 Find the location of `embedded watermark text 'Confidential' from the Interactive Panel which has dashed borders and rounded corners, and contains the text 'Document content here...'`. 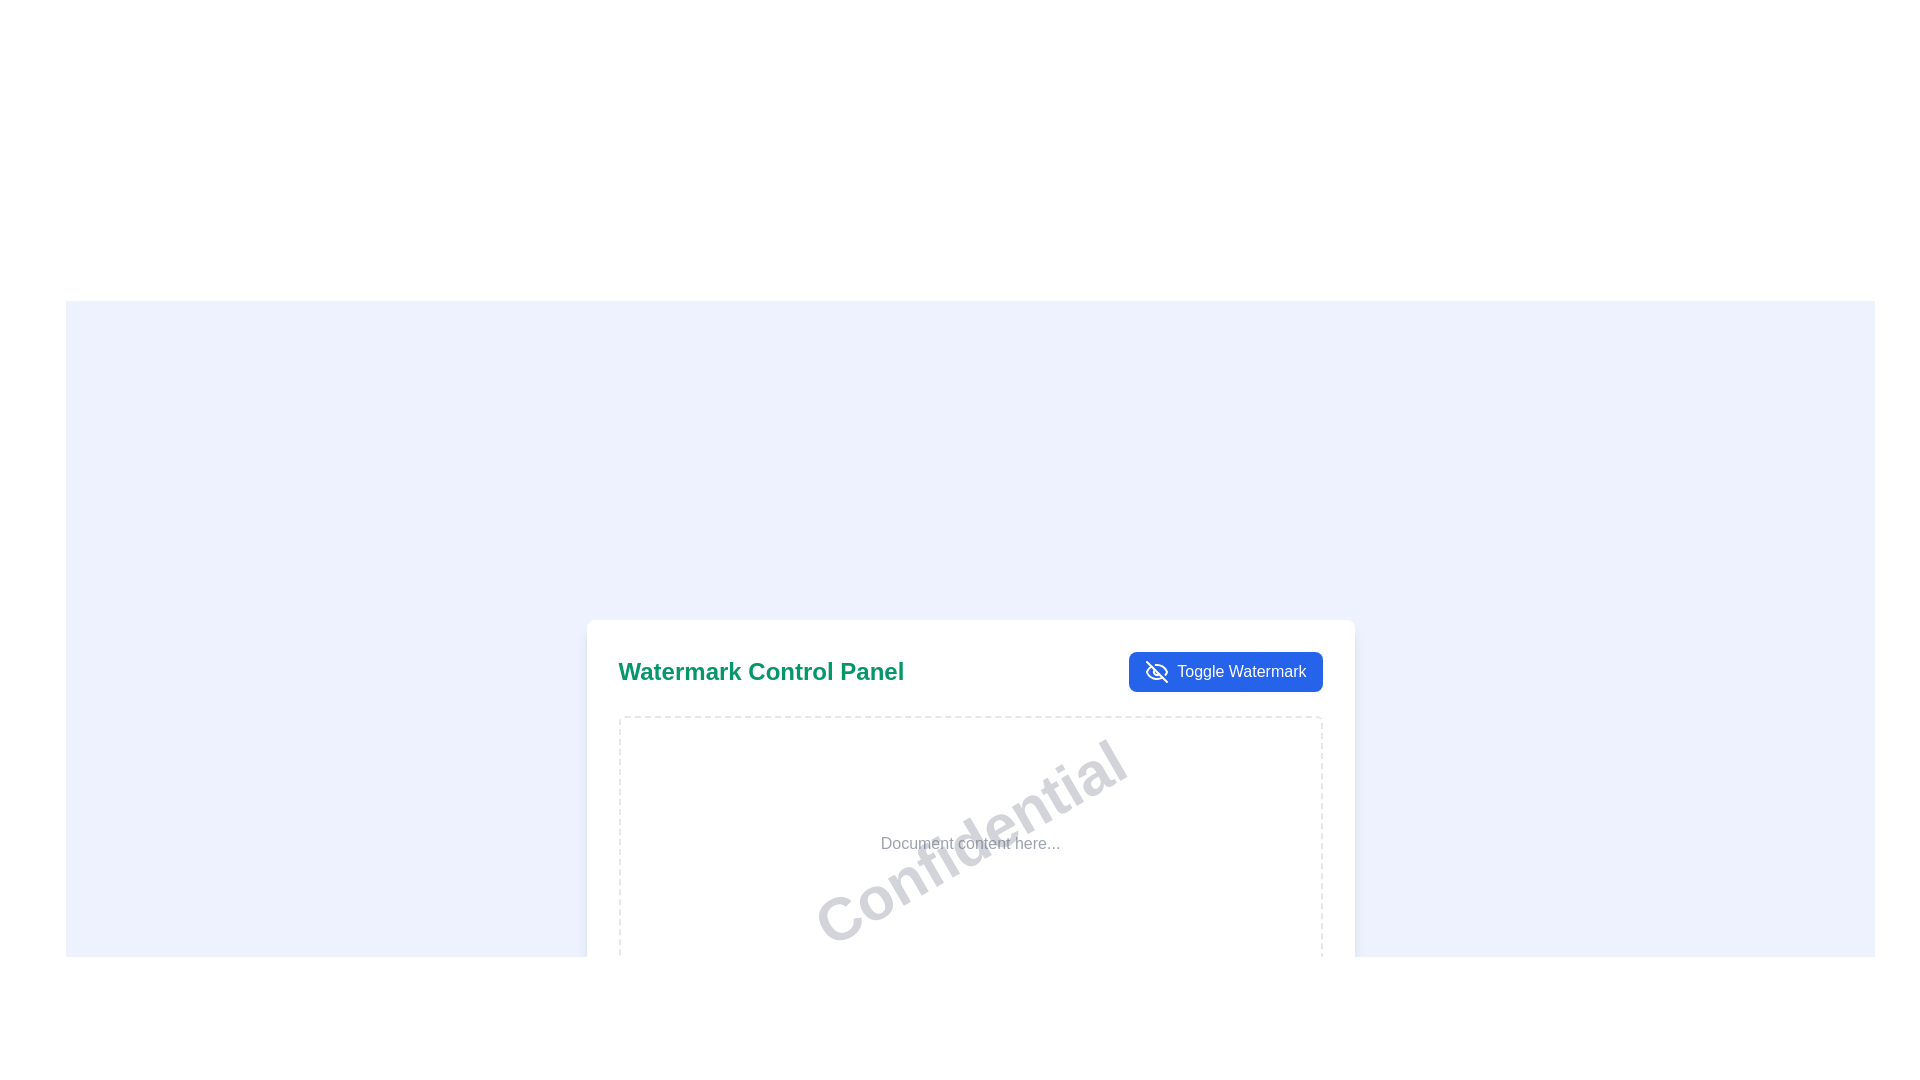

embedded watermark text 'Confidential' from the Interactive Panel which has dashed borders and rounded corners, and contains the text 'Document content here...' is located at coordinates (970, 844).